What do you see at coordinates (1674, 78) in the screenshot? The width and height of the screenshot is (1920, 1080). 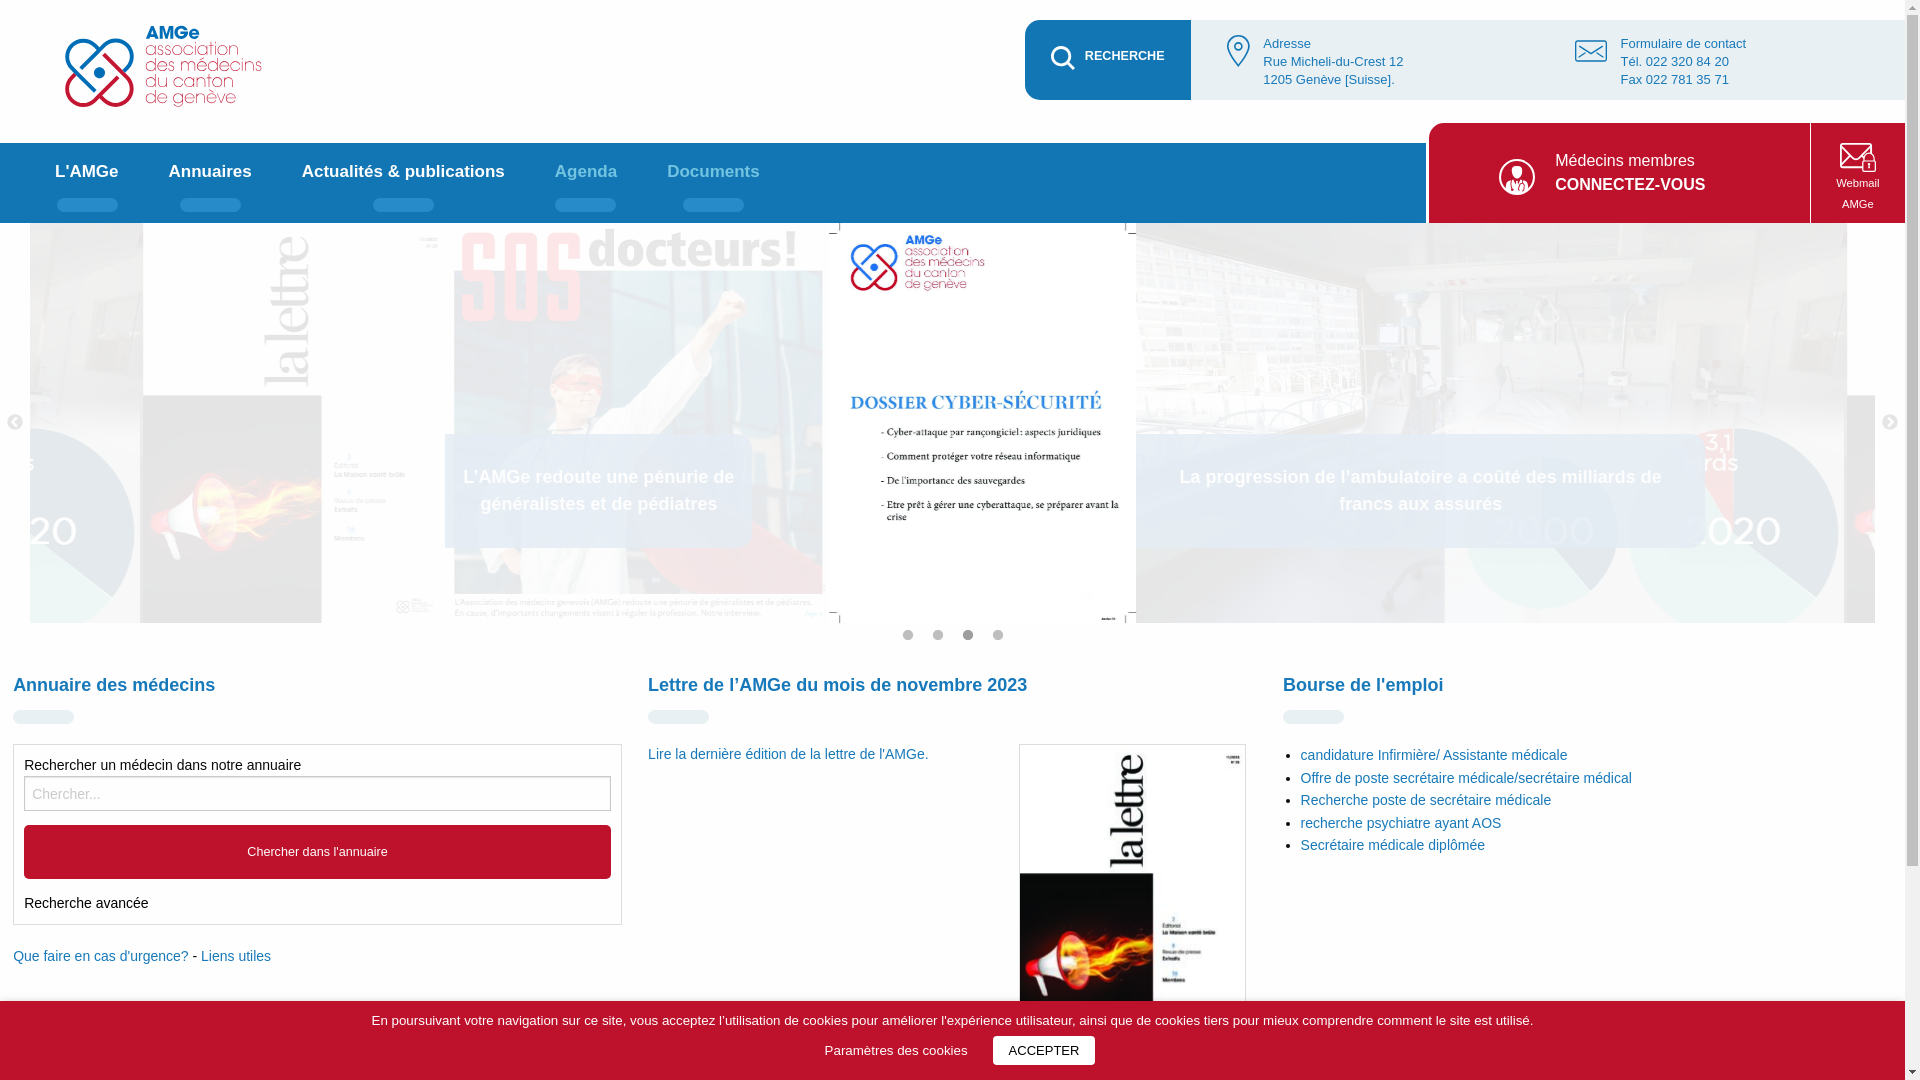 I see `'Fax 022 781 35 71'` at bounding box center [1674, 78].